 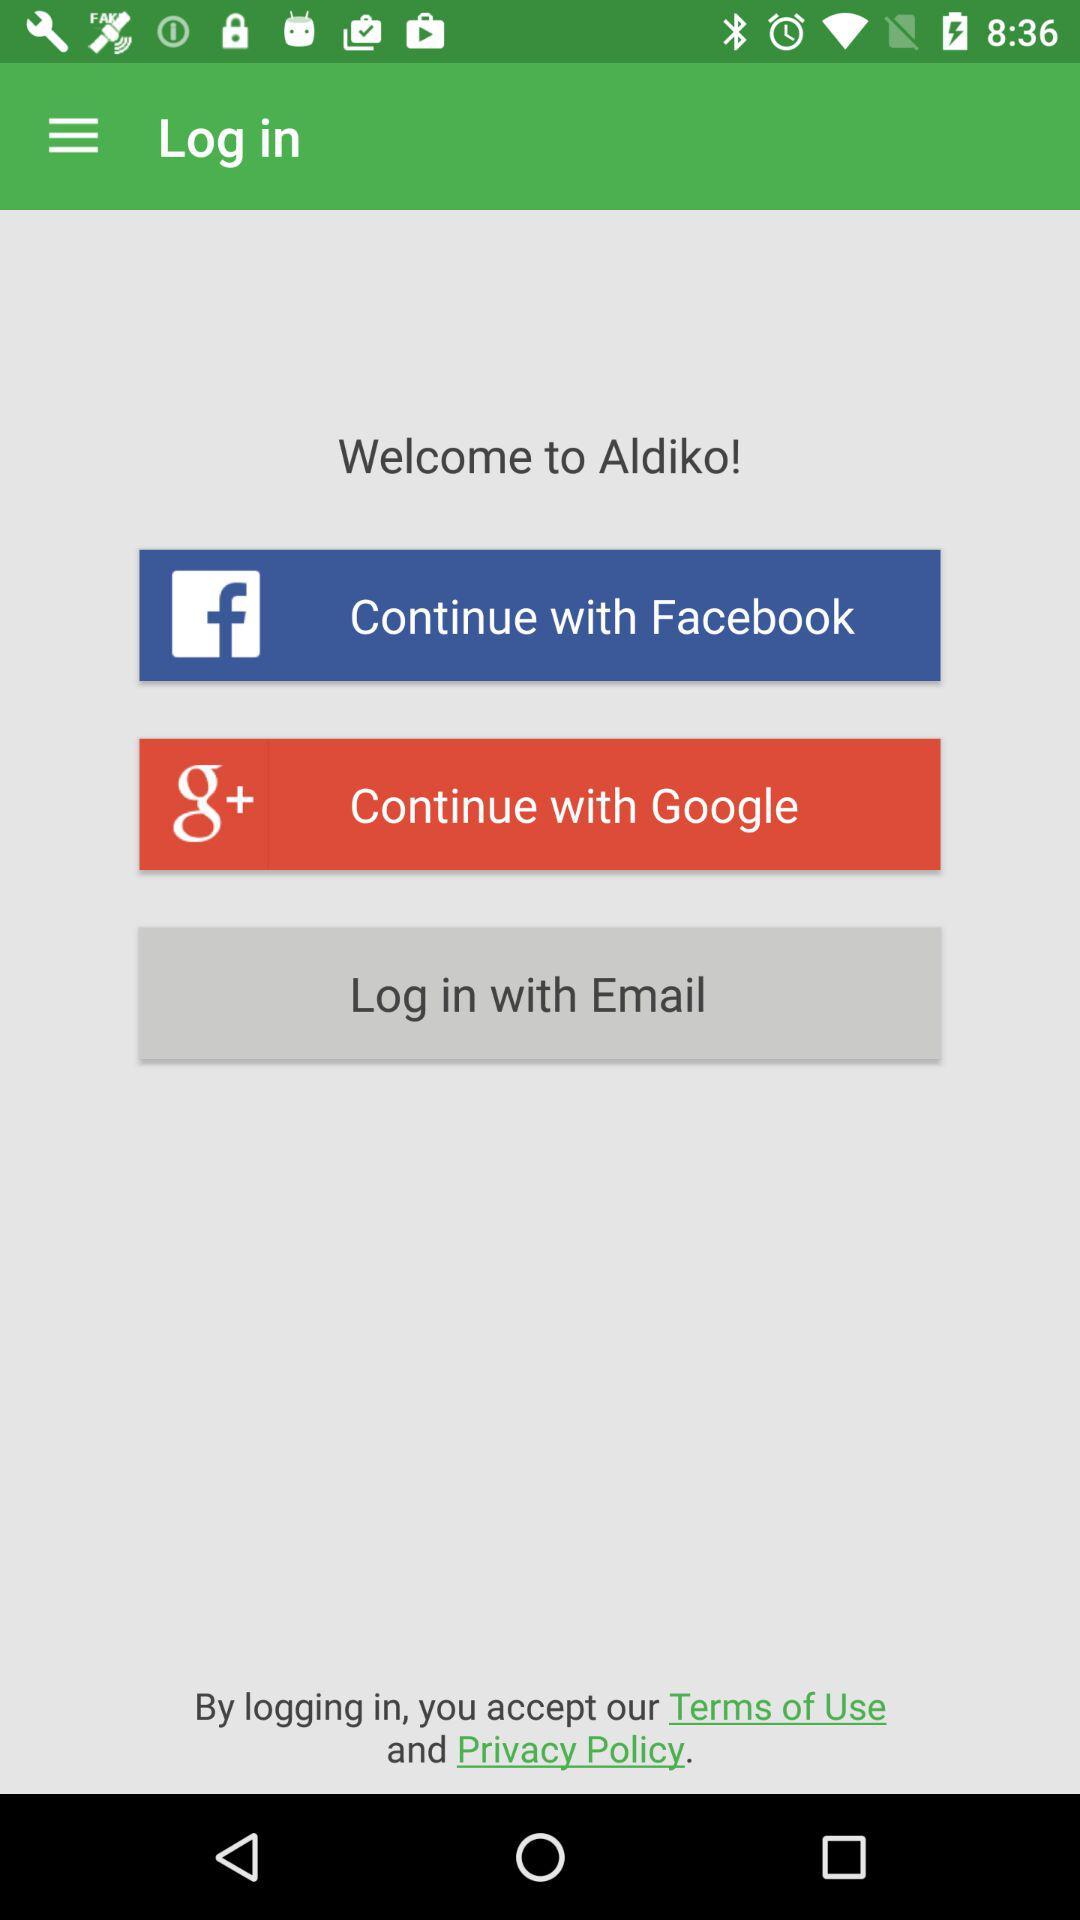 I want to click on the app next to log in icon, so click(x=72, y=135).